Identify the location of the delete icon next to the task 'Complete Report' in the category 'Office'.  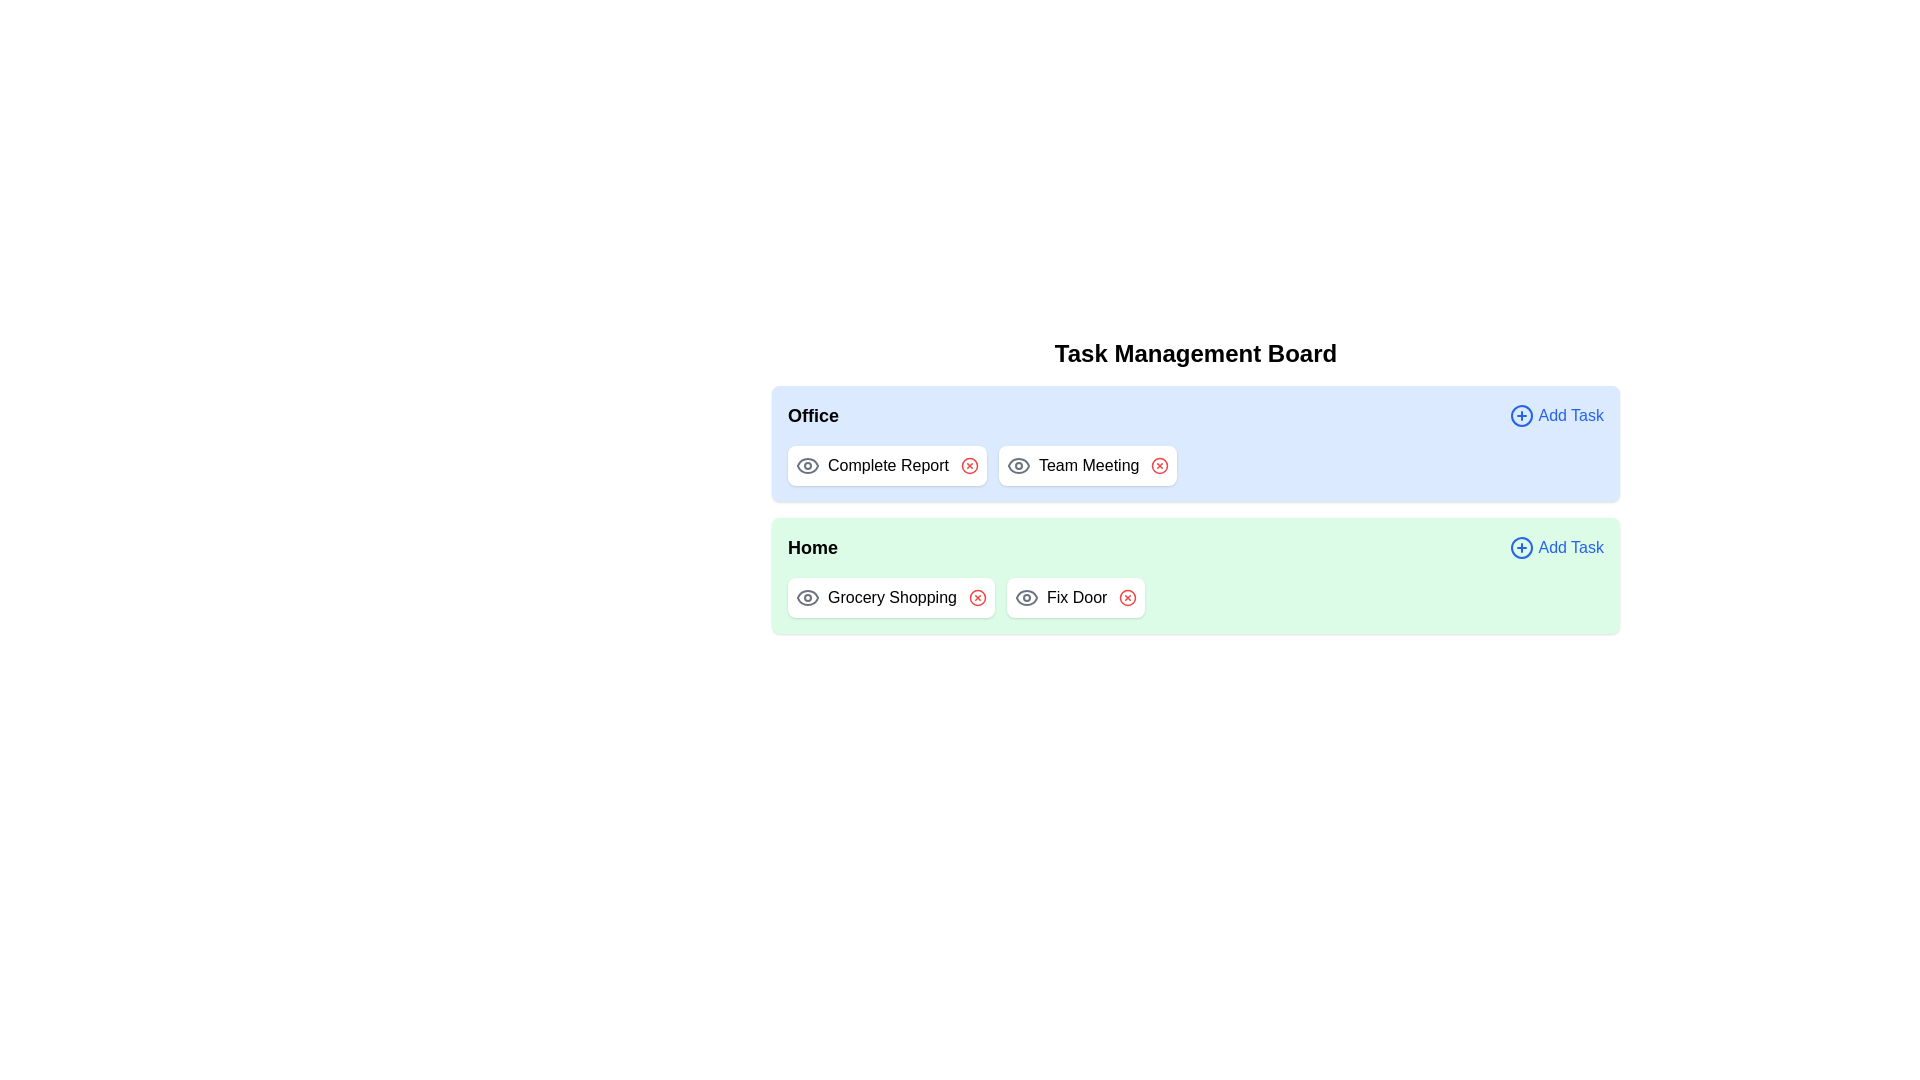
(969, 466).